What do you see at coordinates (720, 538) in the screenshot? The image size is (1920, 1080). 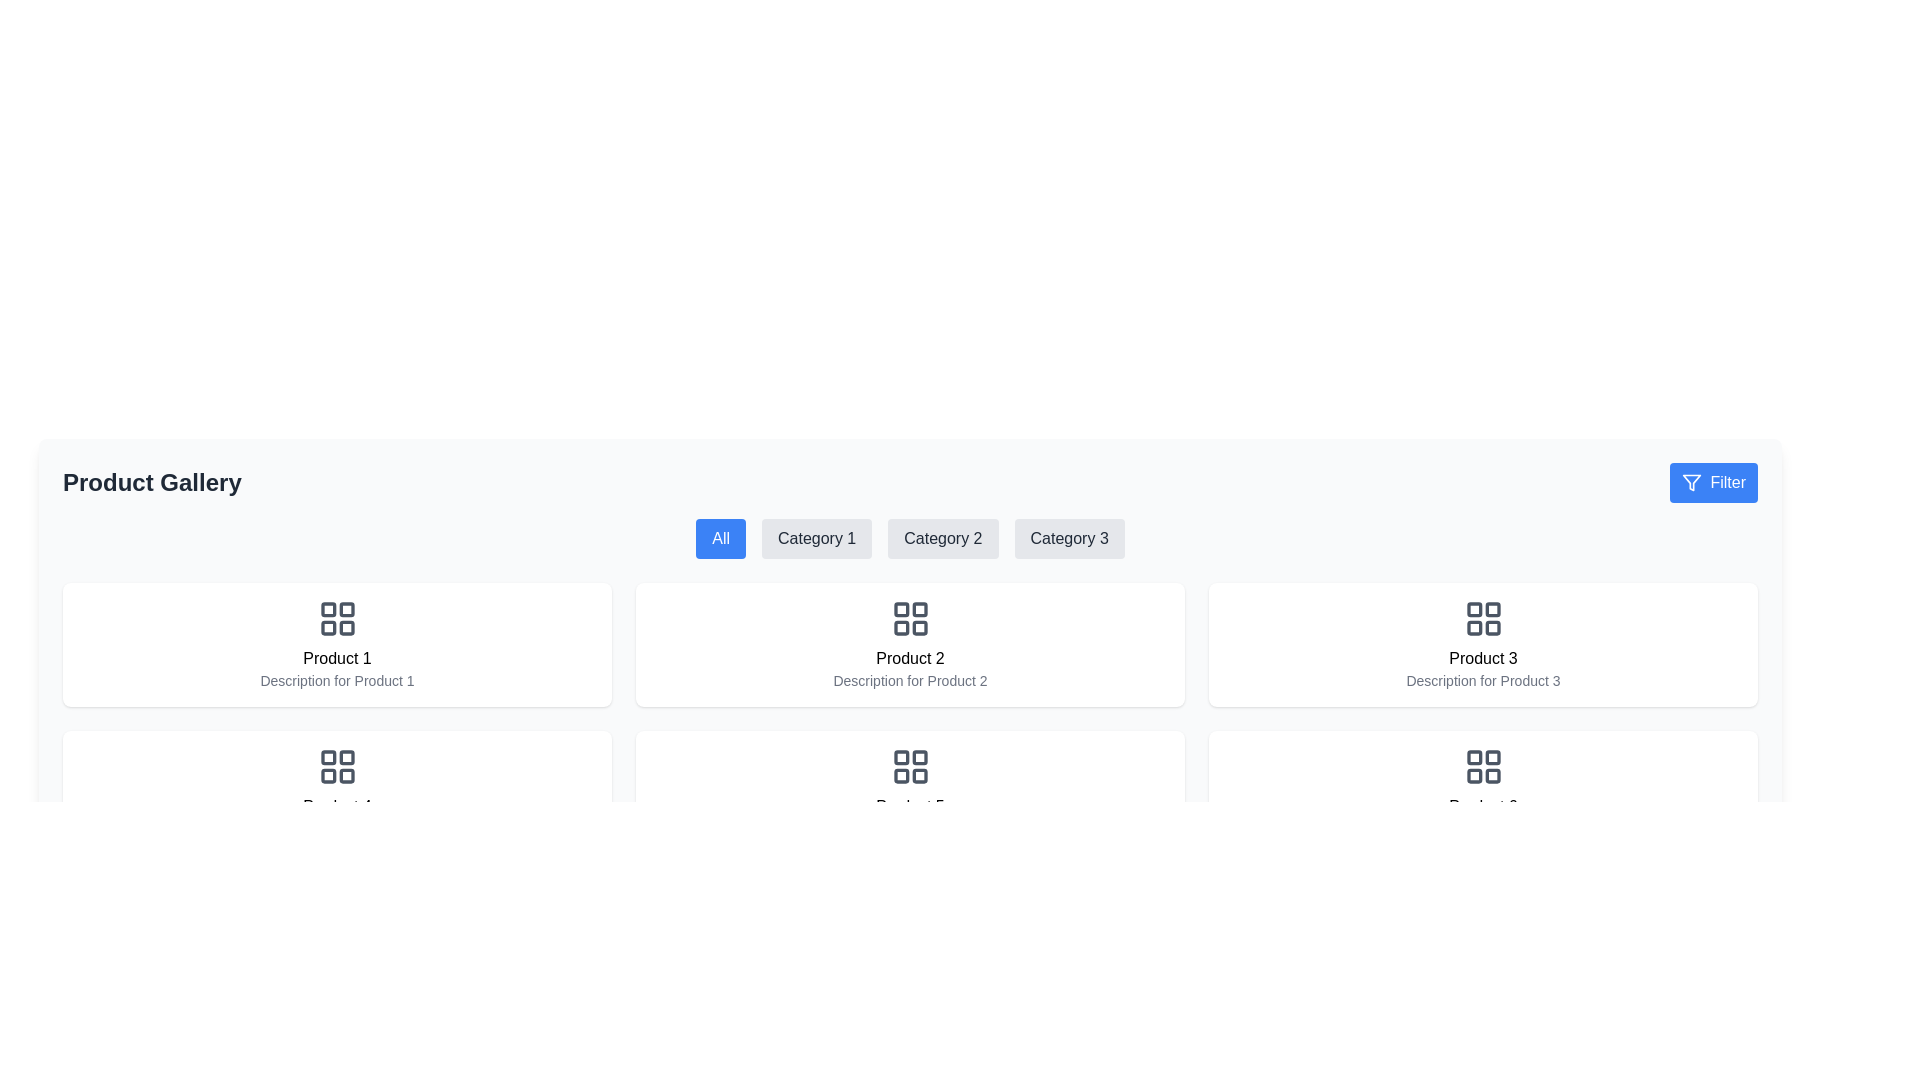 I see `the filter button located to the left of 'Category 1', 'Category 2', and 'Category 3'` at bounding box center [720, 538].